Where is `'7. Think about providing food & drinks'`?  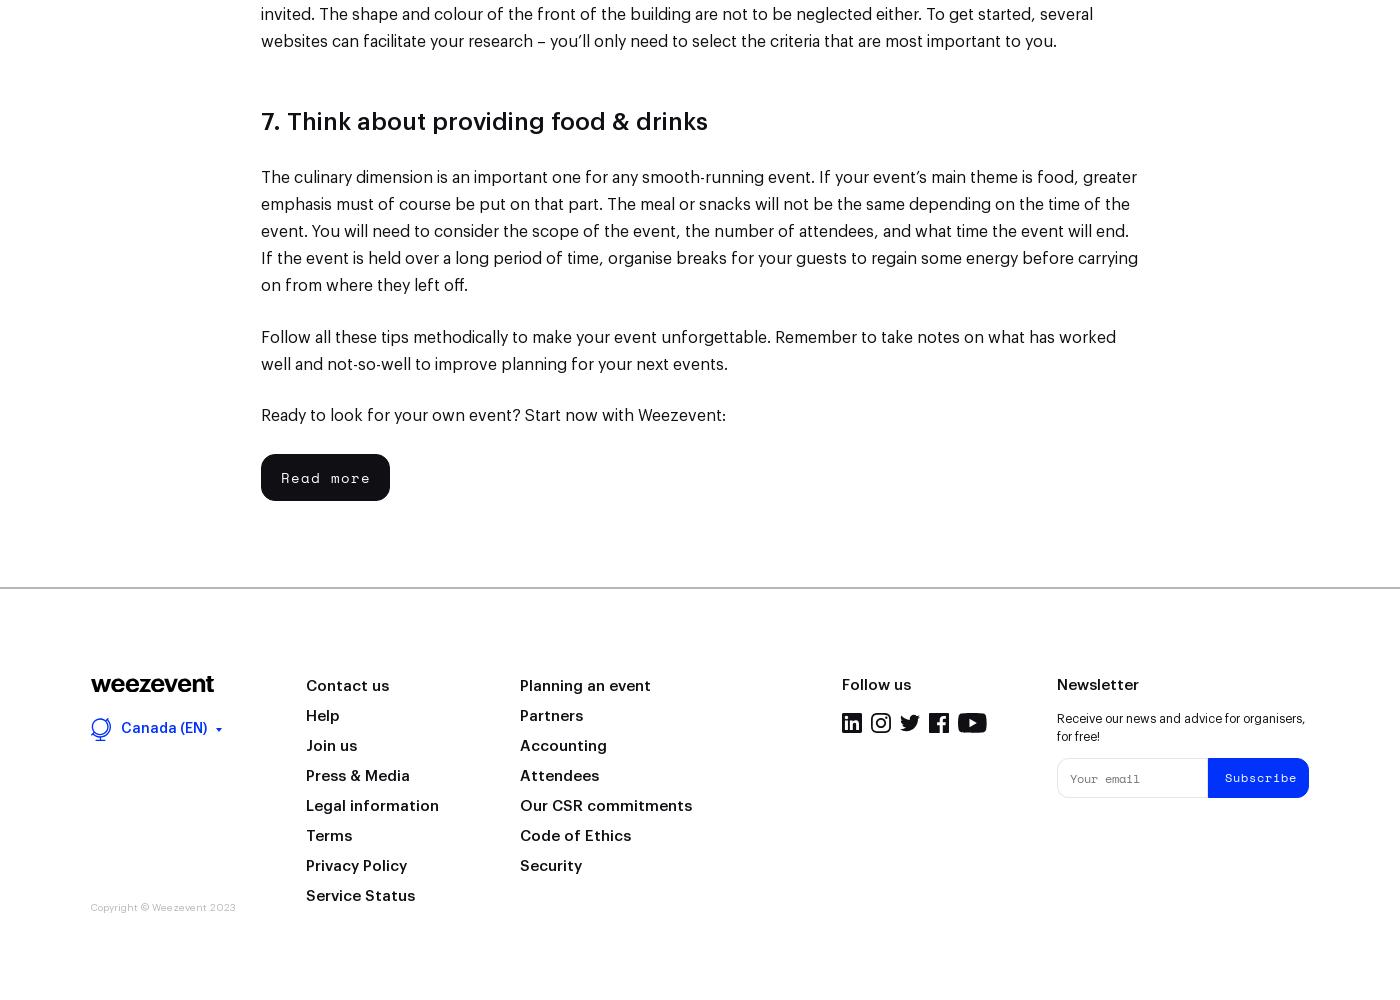
'7. Think about providing food & drinks' is located at coordinates (484, 121).